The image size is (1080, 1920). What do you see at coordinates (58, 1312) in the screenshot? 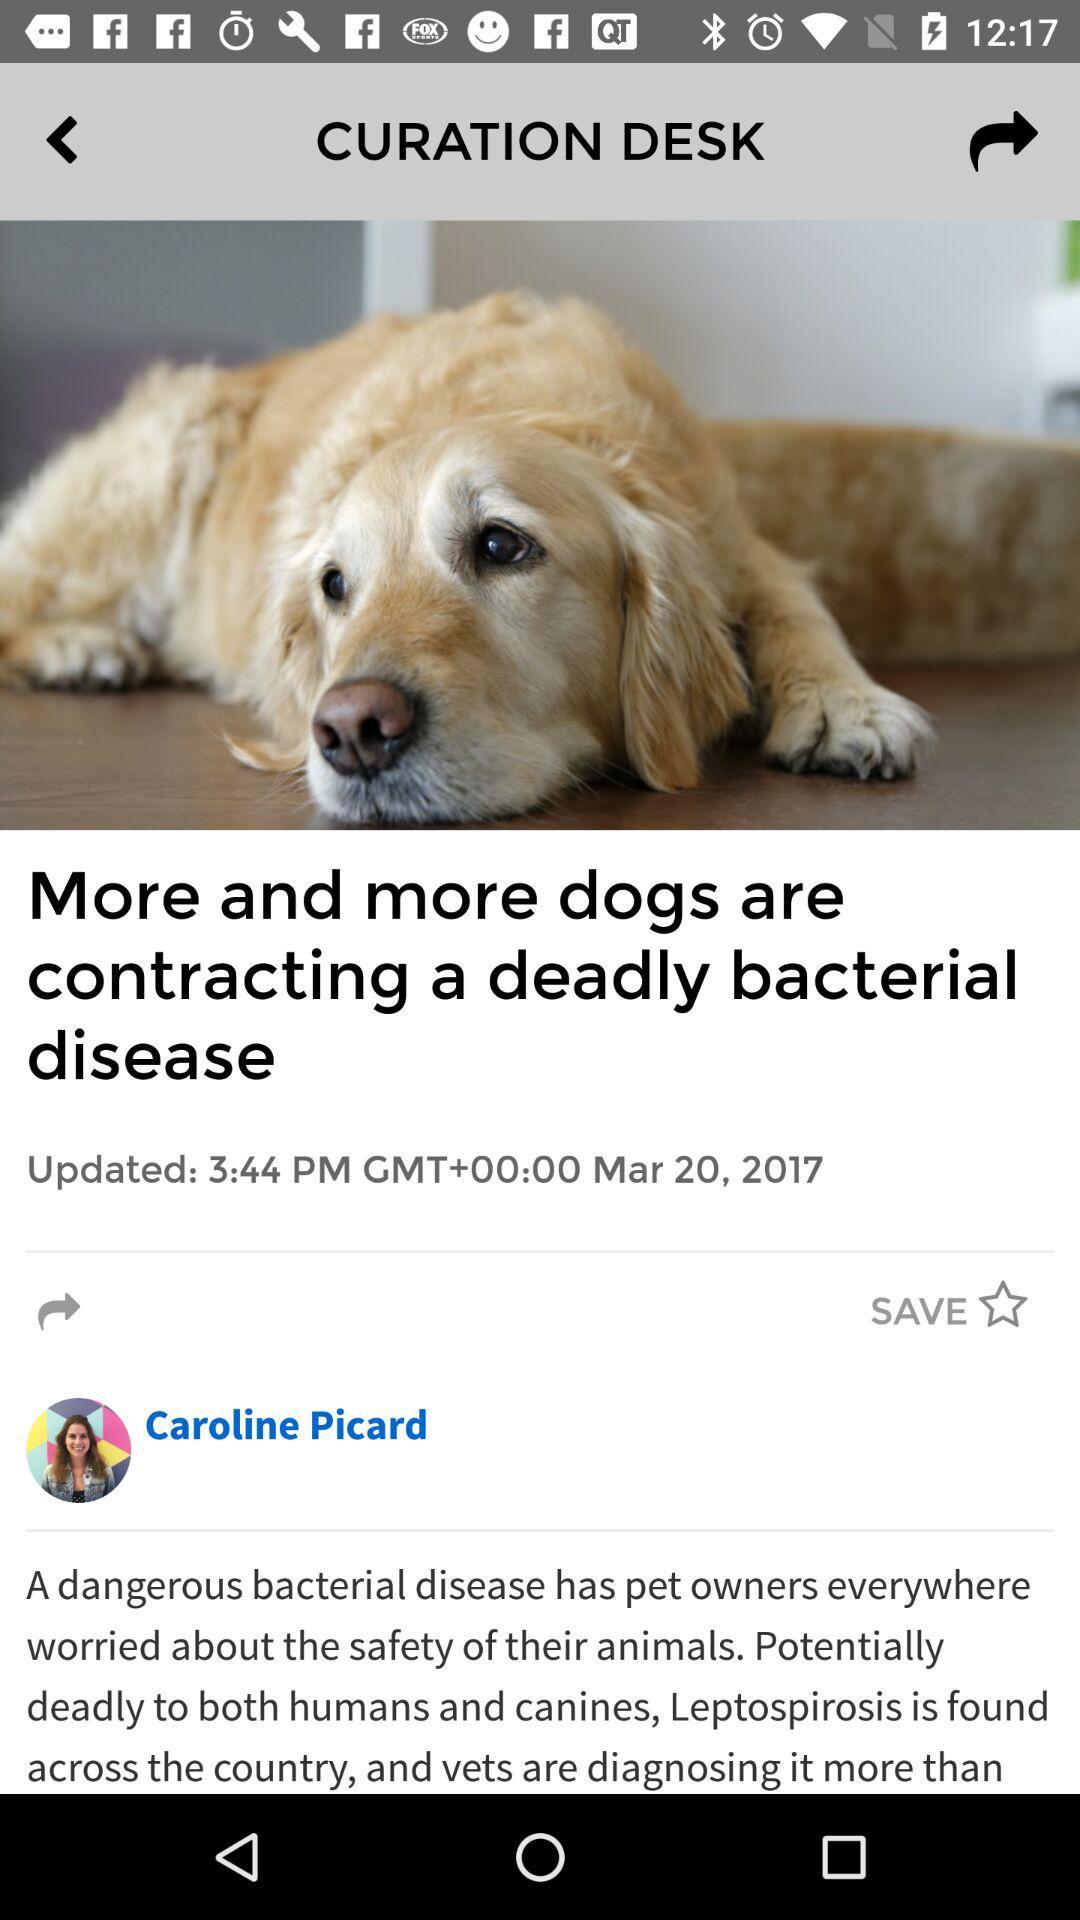
I see `item next to save` at bounding box center [58, 1312].